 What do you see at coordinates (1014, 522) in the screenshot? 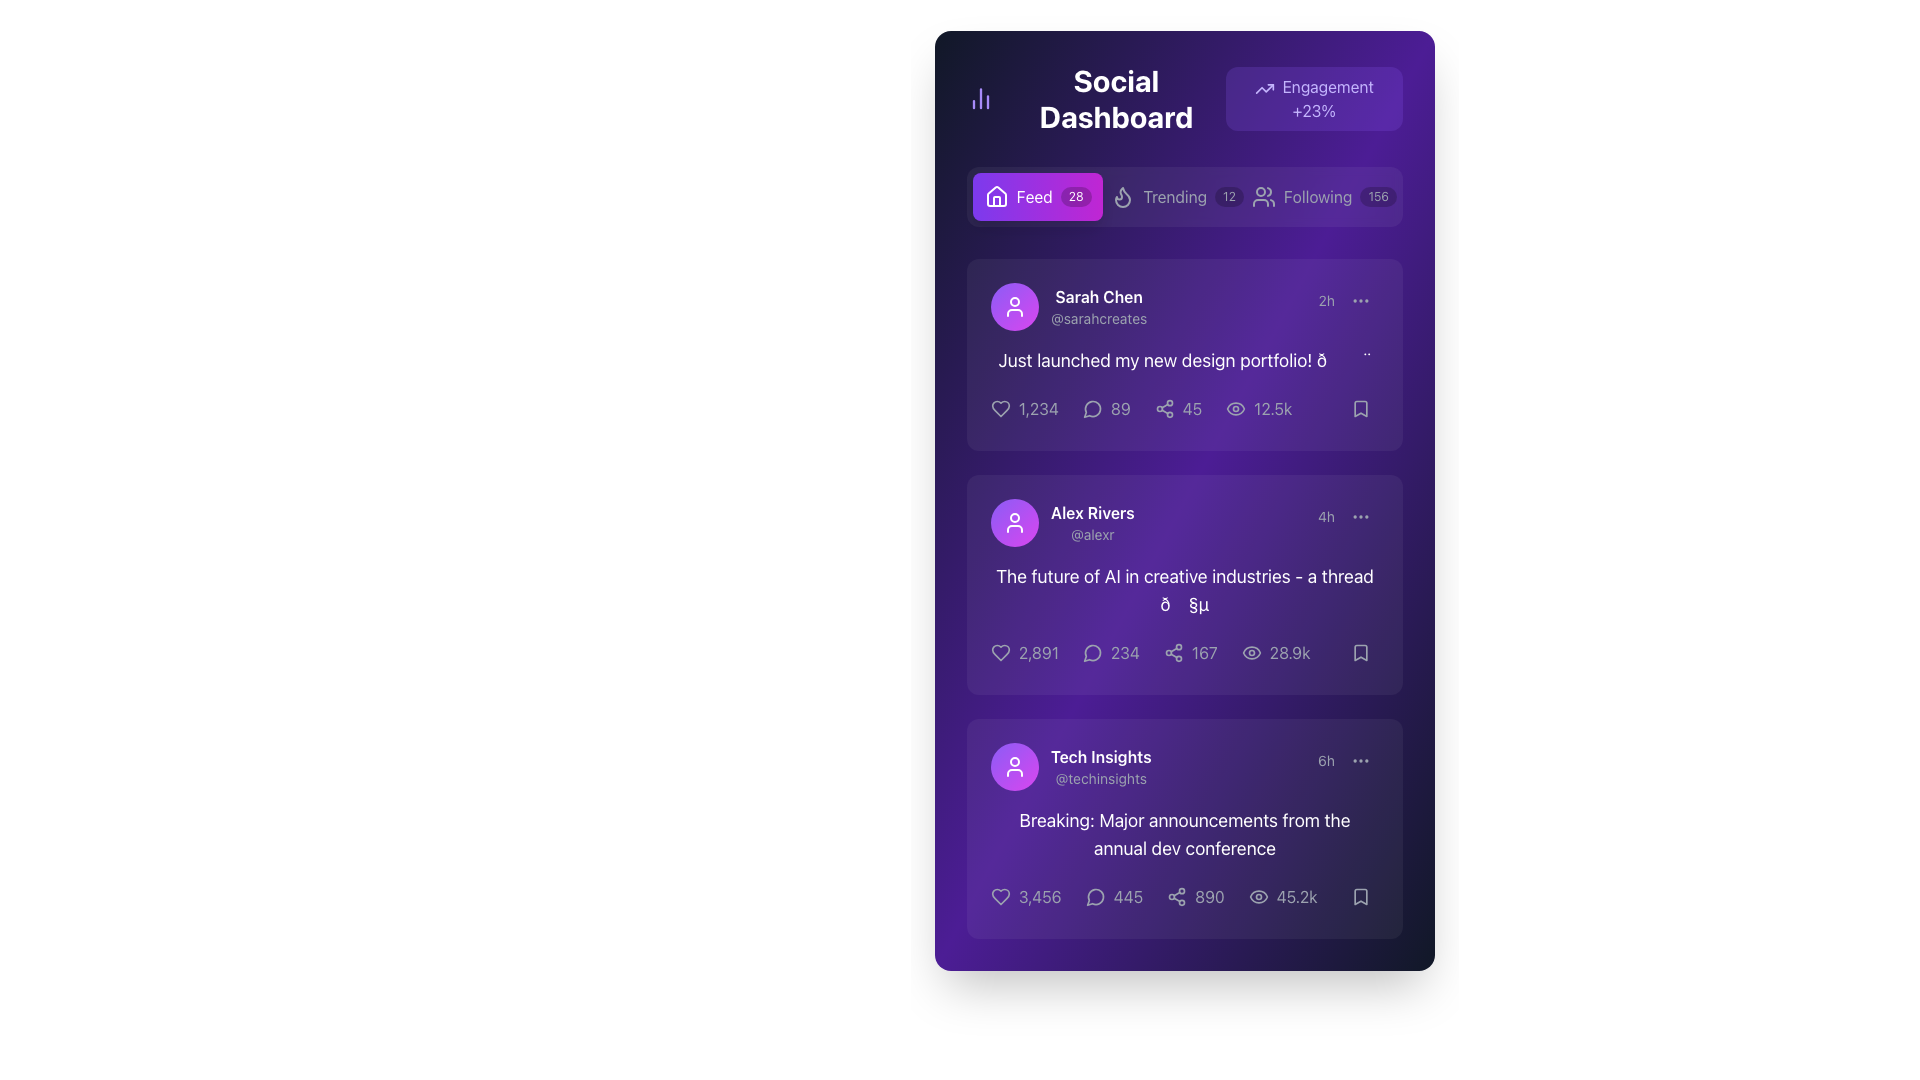
I see `the Circular icon with user representation (profile image placeholder) associated with user 'Alex Rivers'` at bounding box center [1014, 522].